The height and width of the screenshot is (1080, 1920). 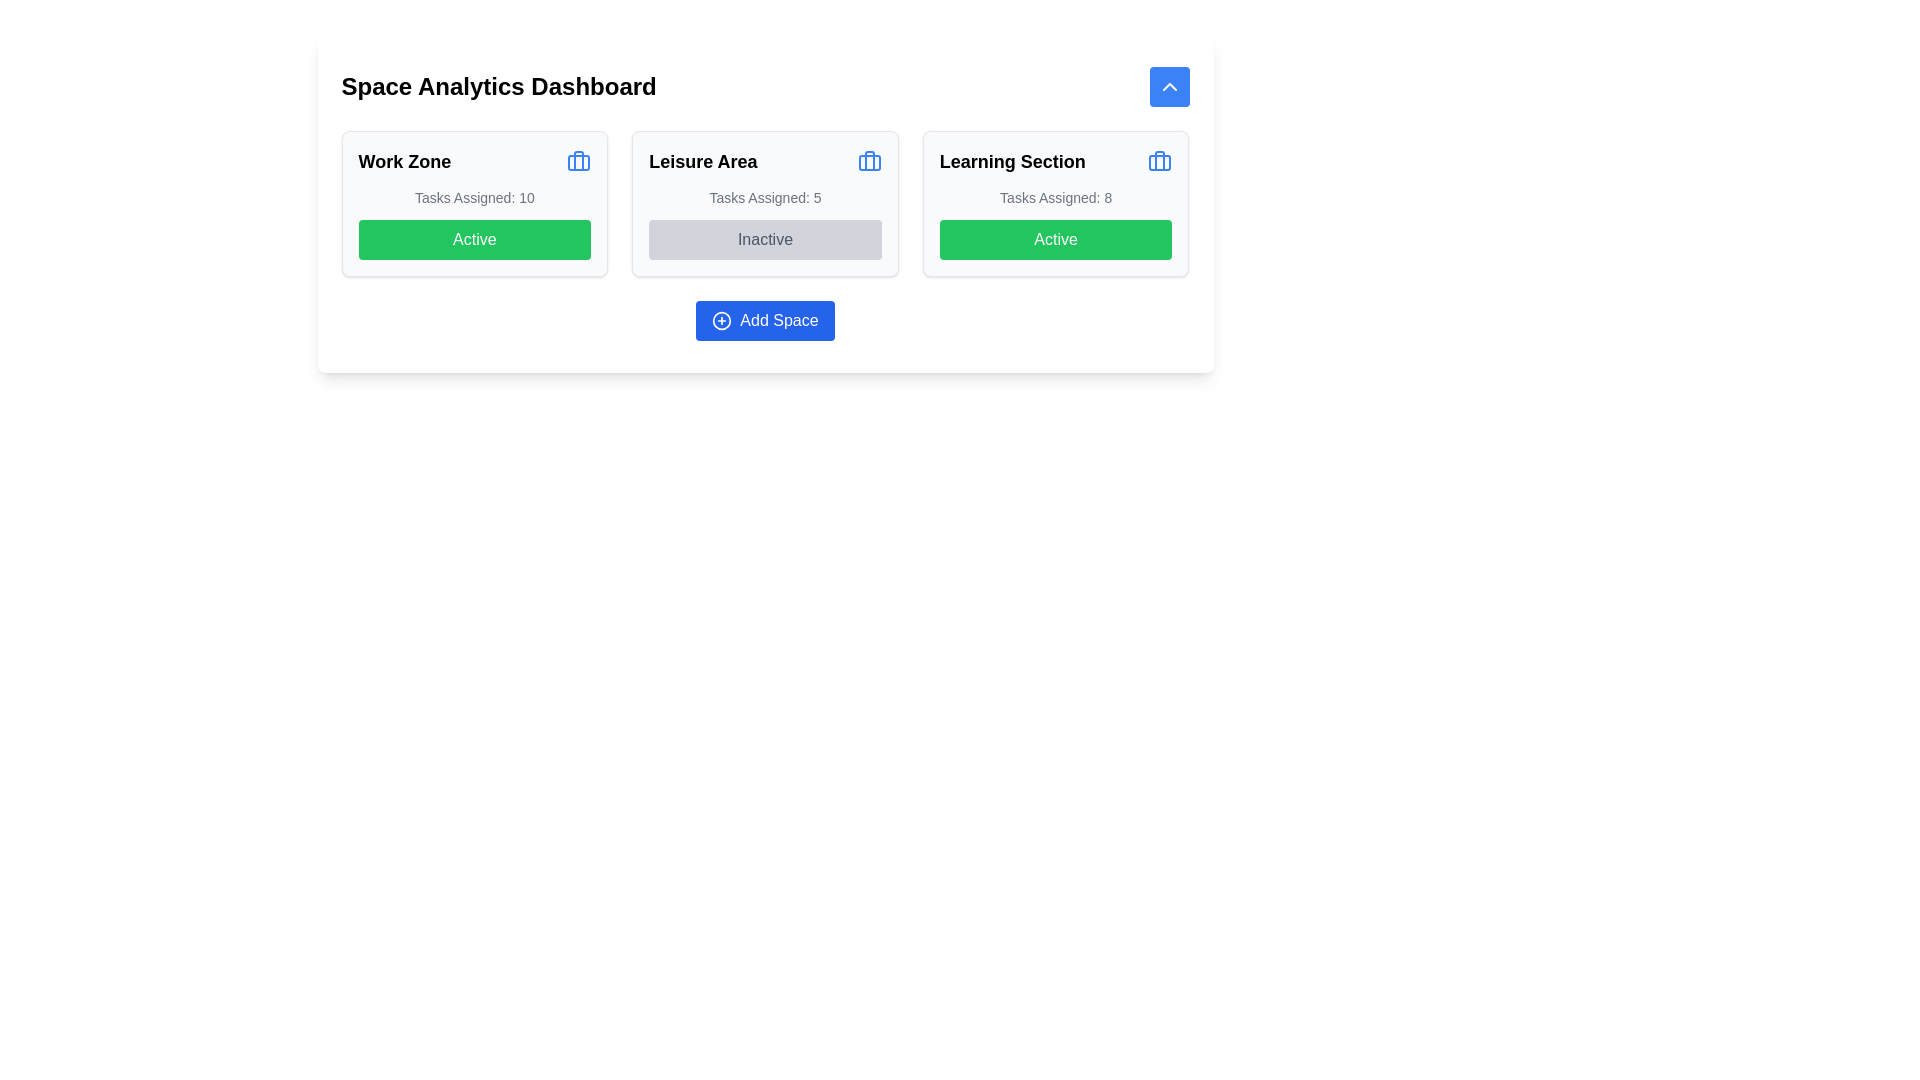 I want to click on the button located in the top-right corner of the 'Space Analytics Dashboard', so click(x=1169, y=86).